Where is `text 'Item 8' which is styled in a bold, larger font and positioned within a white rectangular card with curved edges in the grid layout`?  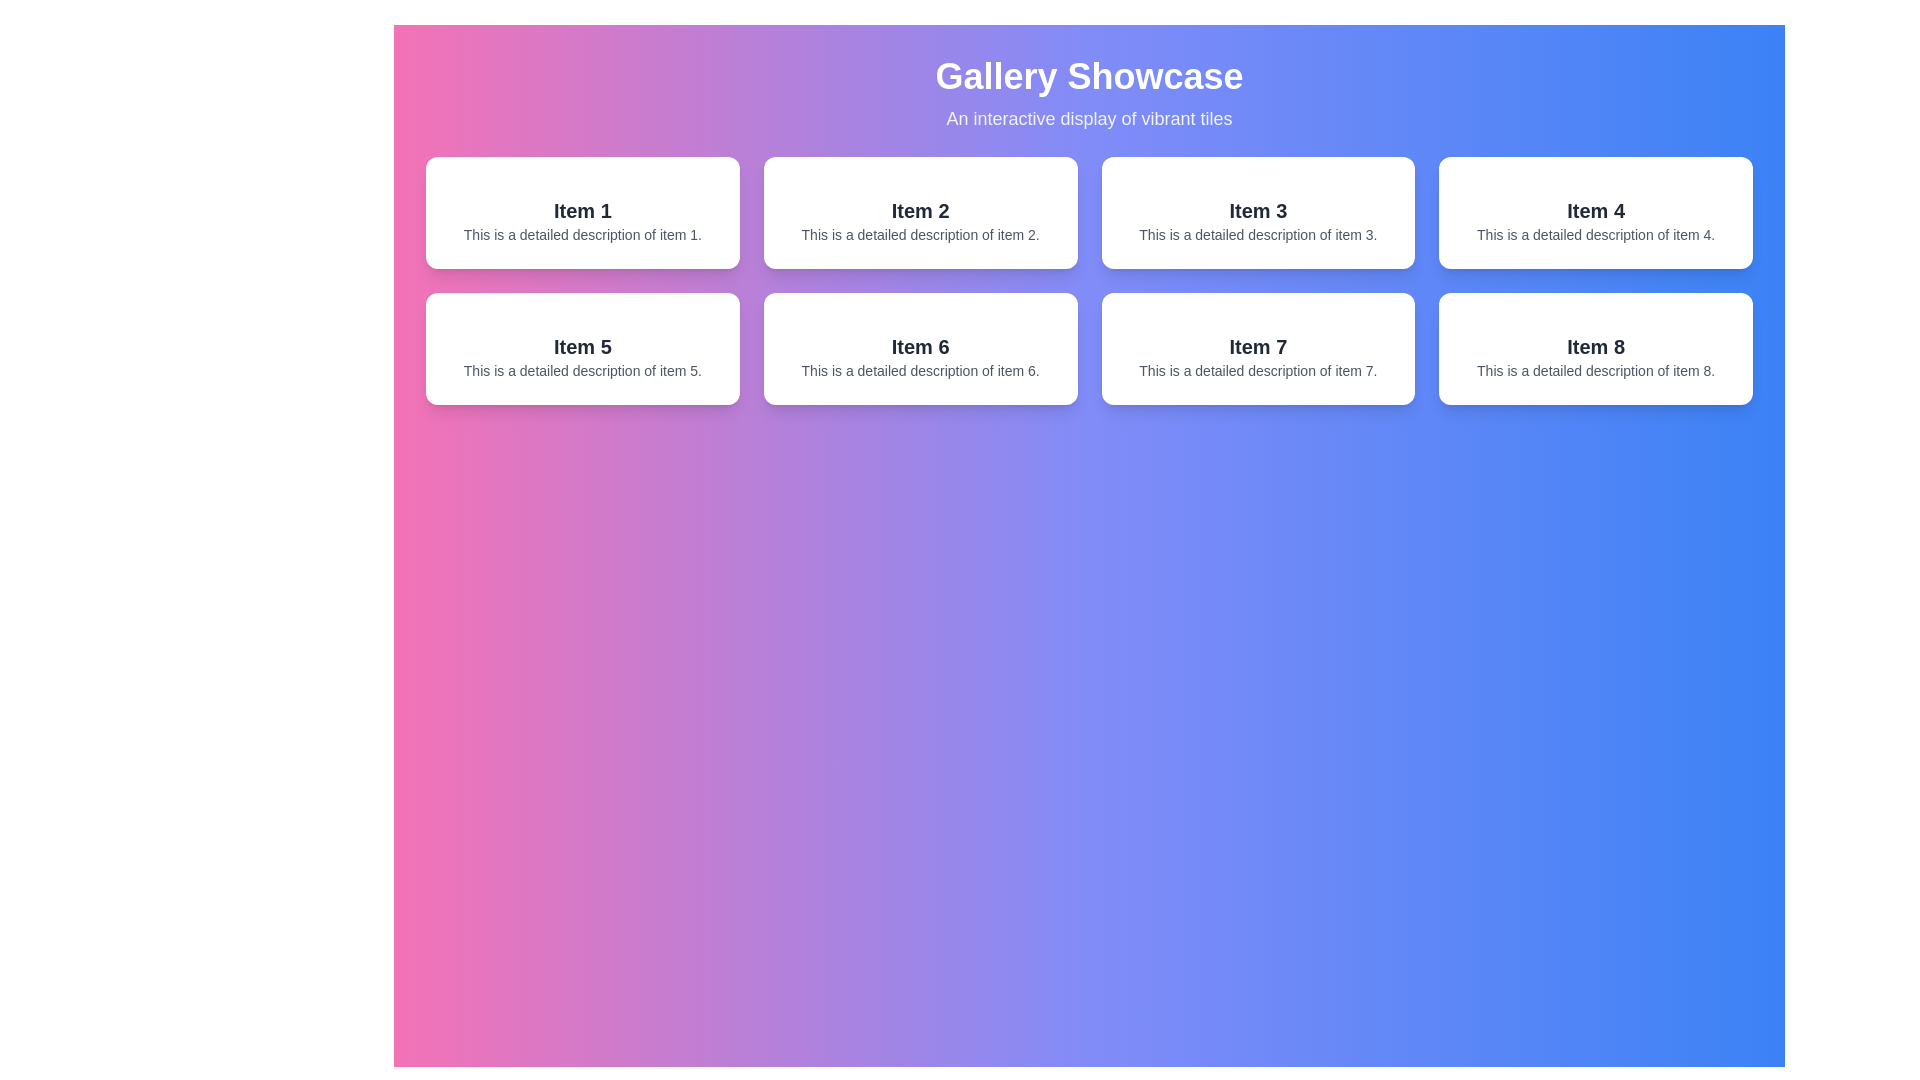
text 'Item 8' which is styled in a bold, larger font and positioned within a white rectangular card with curved edges in the grid layout is located at coordinates (1595, 346).